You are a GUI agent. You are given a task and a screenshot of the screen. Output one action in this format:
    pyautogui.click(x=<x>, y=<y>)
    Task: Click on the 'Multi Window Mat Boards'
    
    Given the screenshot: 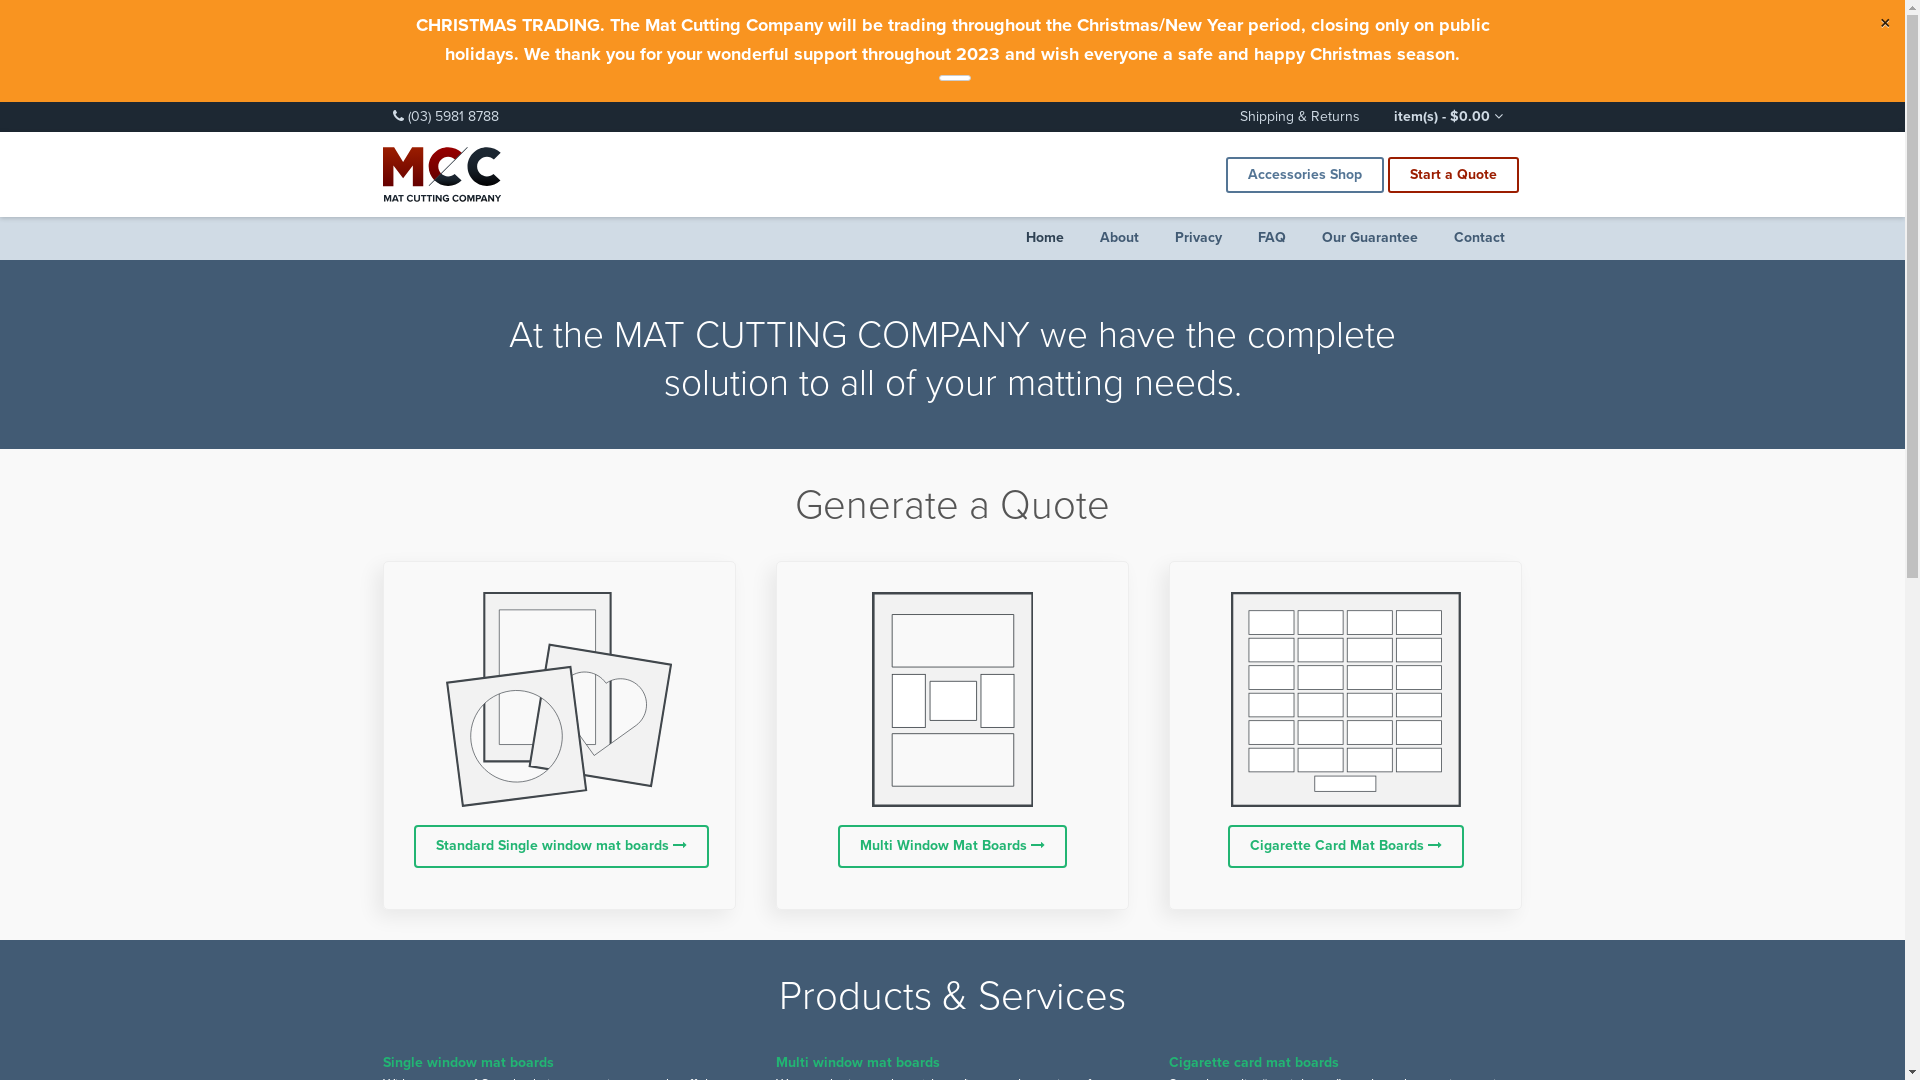 What is the action you would take?
    pyautogui.click(x=951, y=846)
    